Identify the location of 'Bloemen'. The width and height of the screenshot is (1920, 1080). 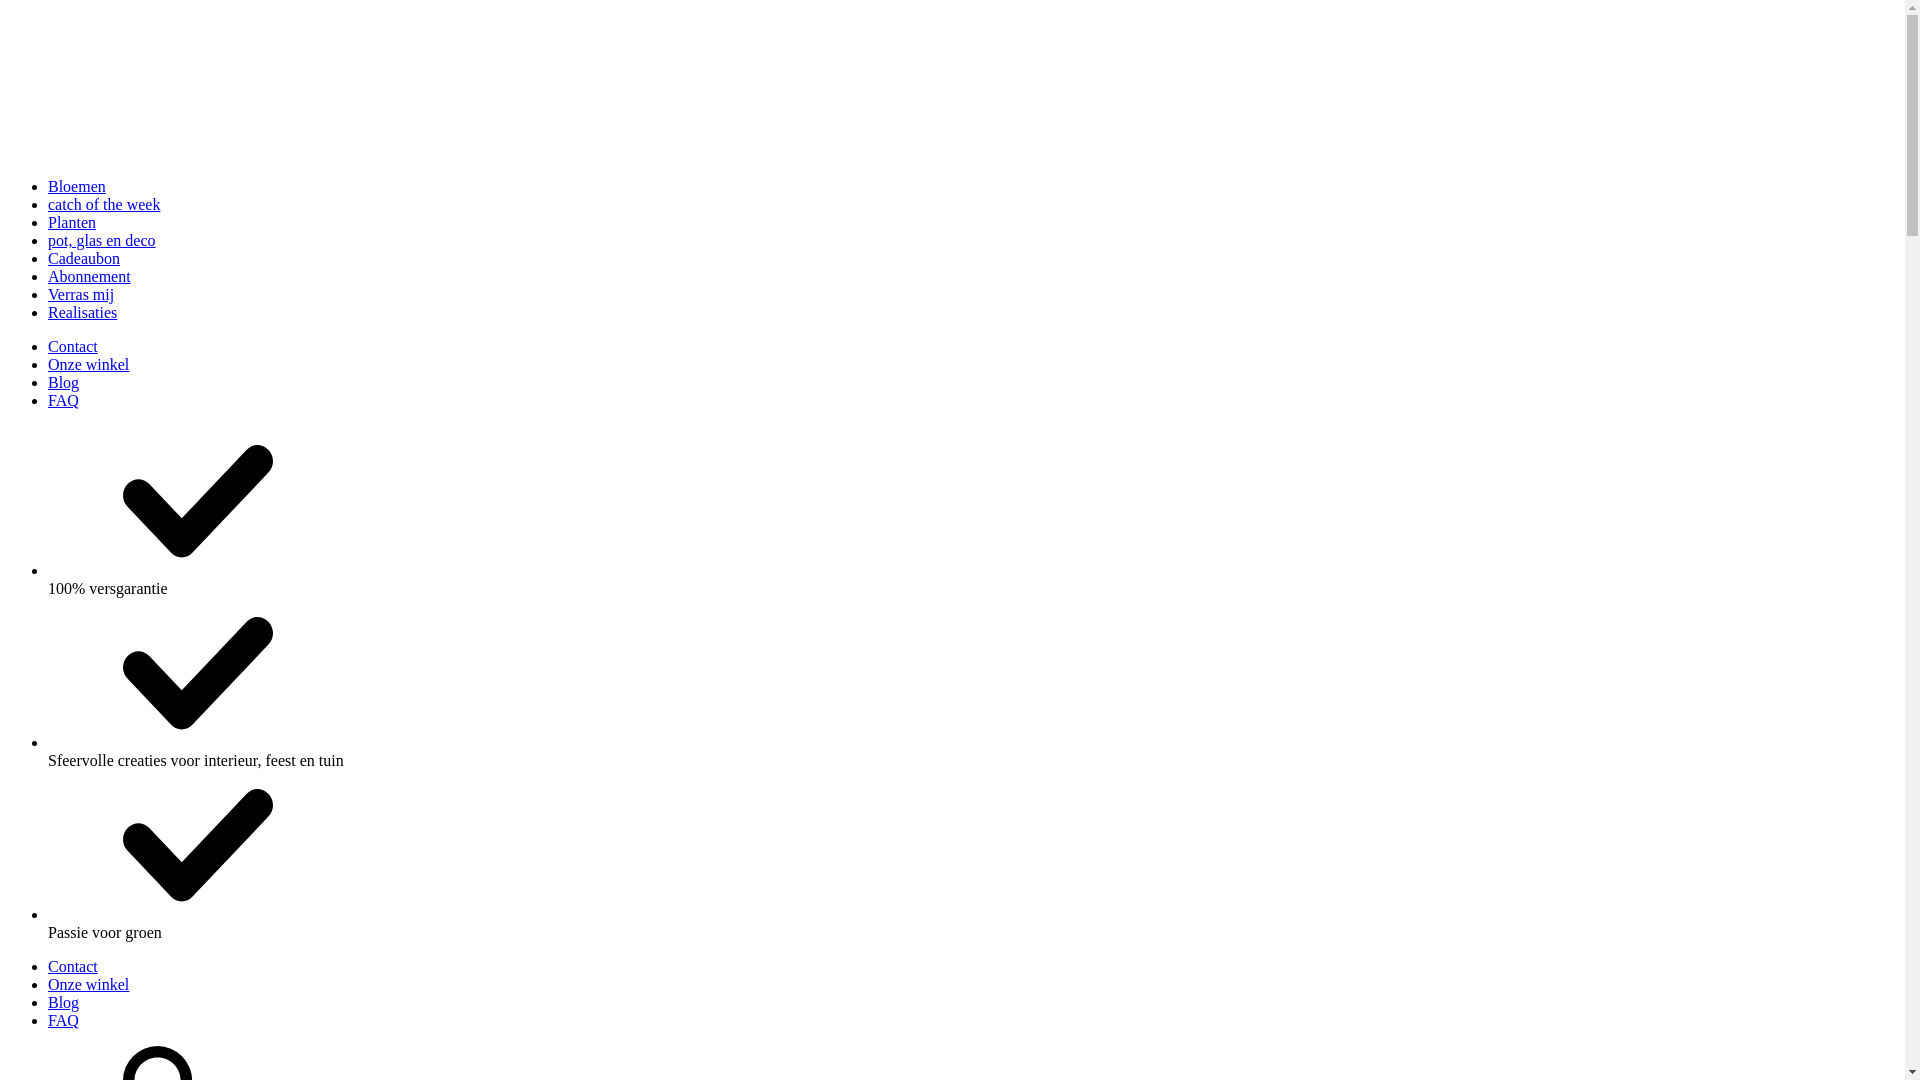
(76, 186).